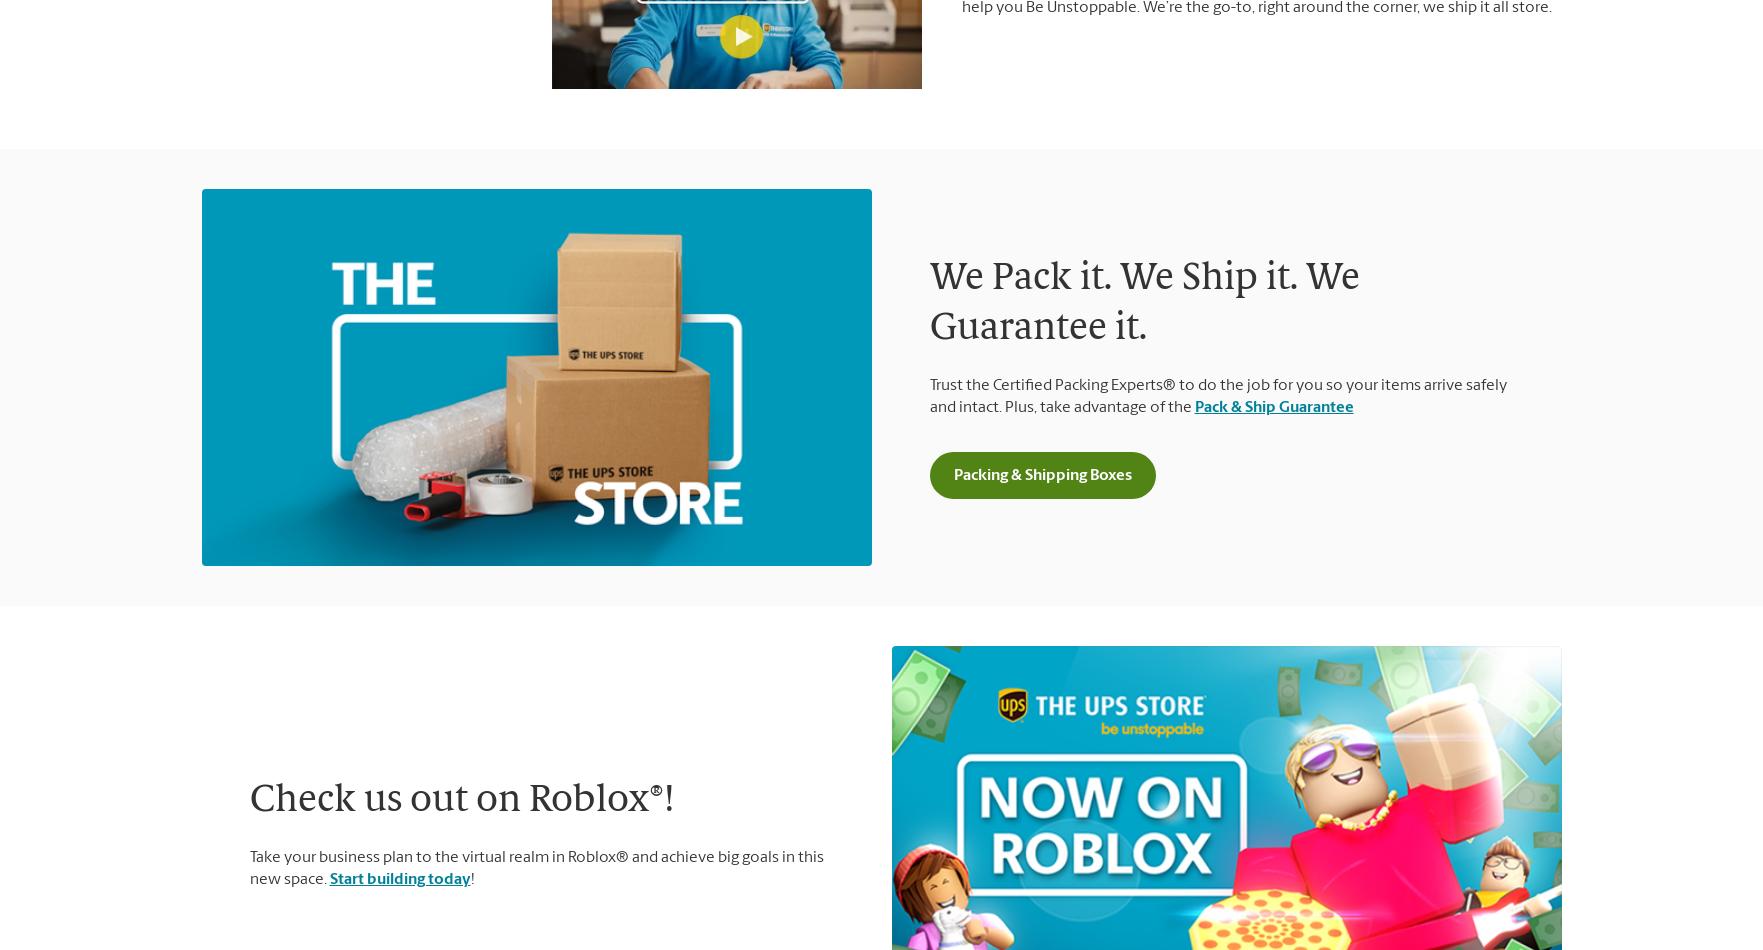 This screenshot has height=950, width=1763. What do you see at coordinates (252, 825) in the screenshot?
I see `'Marketing Materials'` at bounding box center [252, 825].